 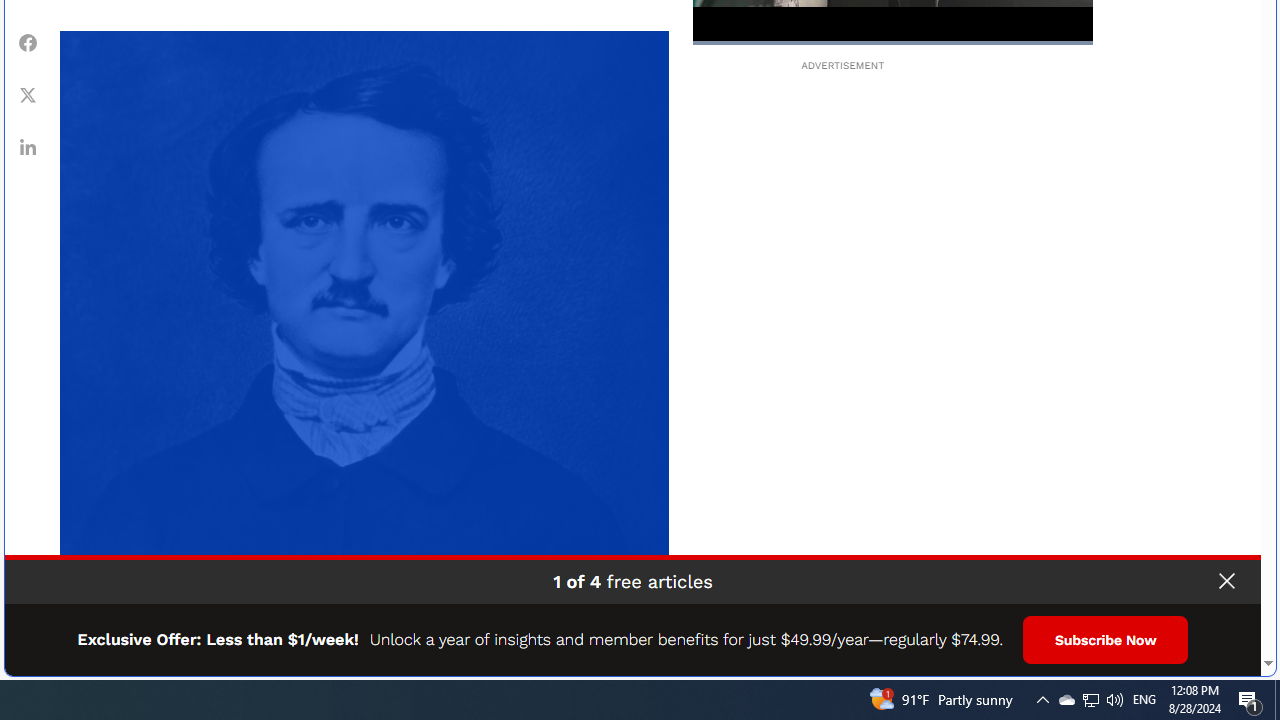 What do you see at coordinates (28, 146) in the screenshot?
I see `'Class: fs-icon fs-icon--linkedin'` at bounding box center [28, 146].